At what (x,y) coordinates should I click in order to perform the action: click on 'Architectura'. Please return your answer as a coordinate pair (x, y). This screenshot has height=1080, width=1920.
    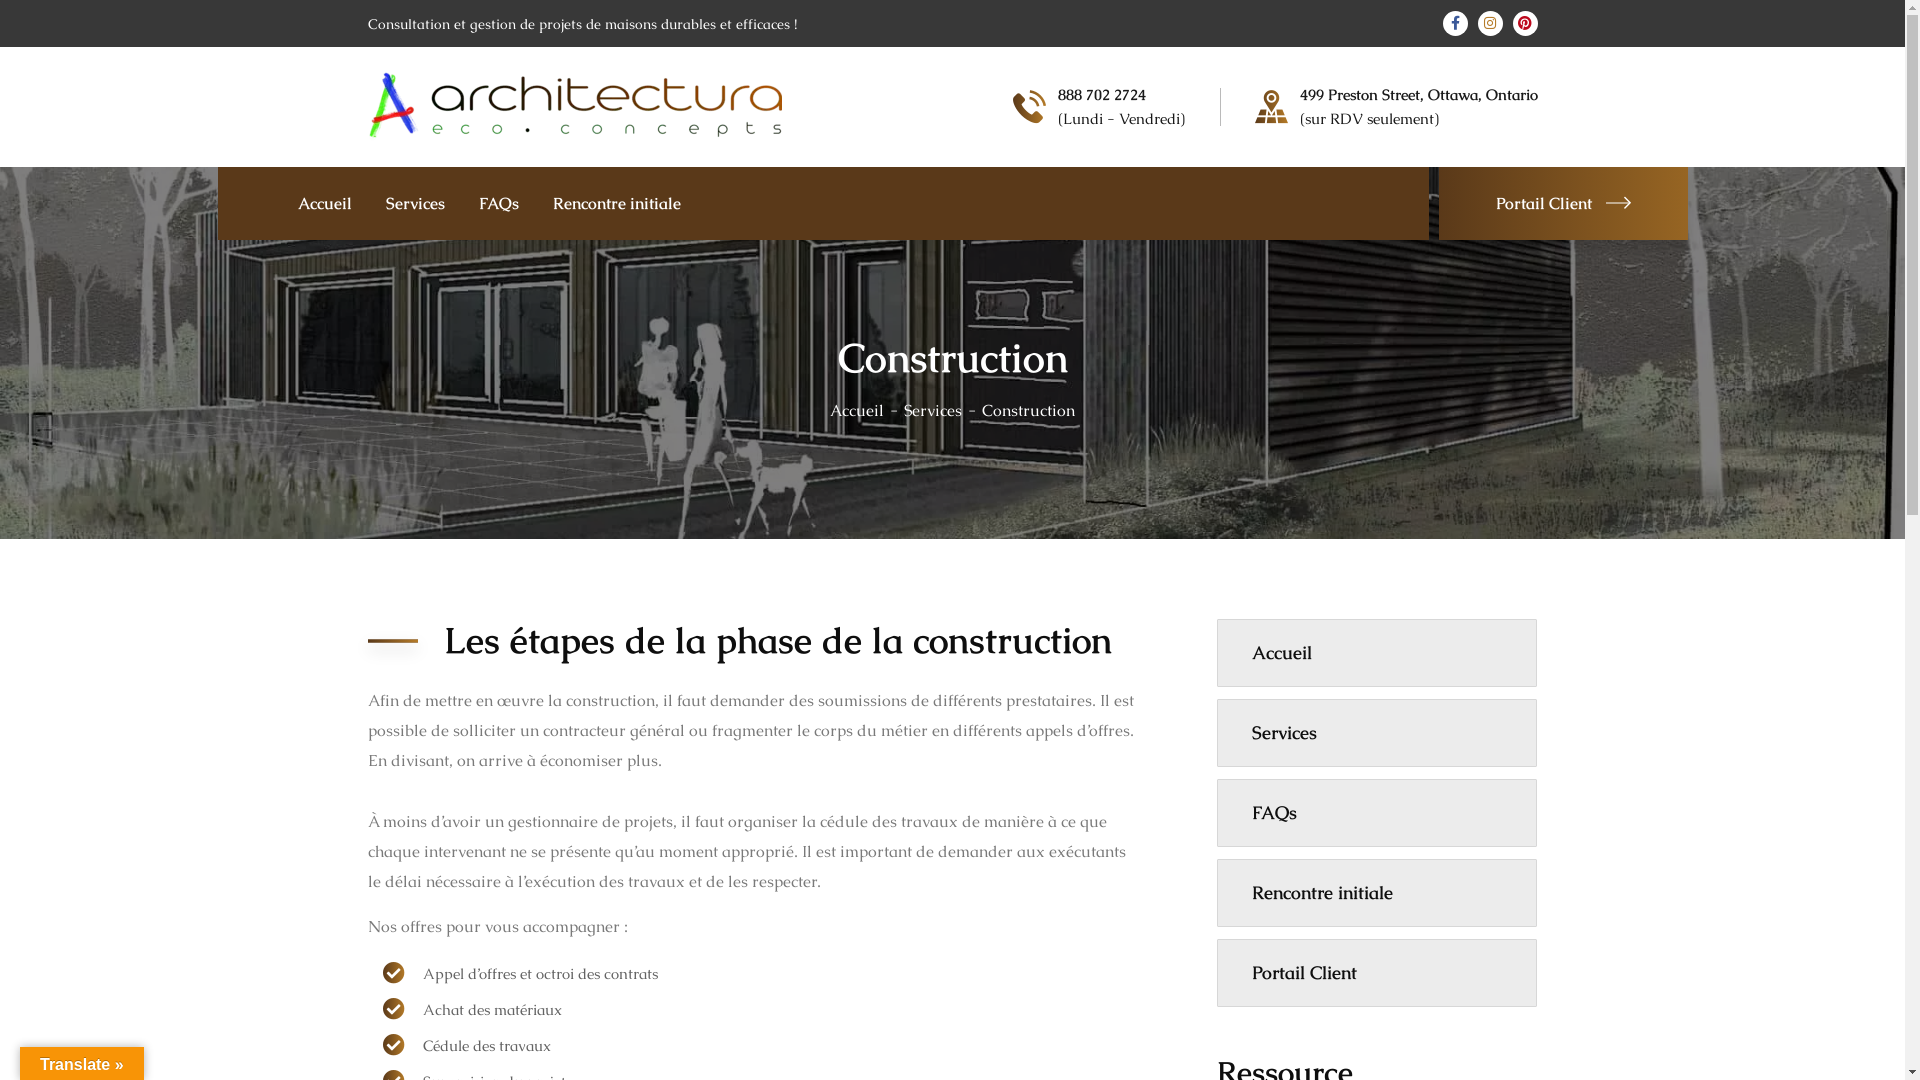
    Looking at the image, I should click on (574, 104).